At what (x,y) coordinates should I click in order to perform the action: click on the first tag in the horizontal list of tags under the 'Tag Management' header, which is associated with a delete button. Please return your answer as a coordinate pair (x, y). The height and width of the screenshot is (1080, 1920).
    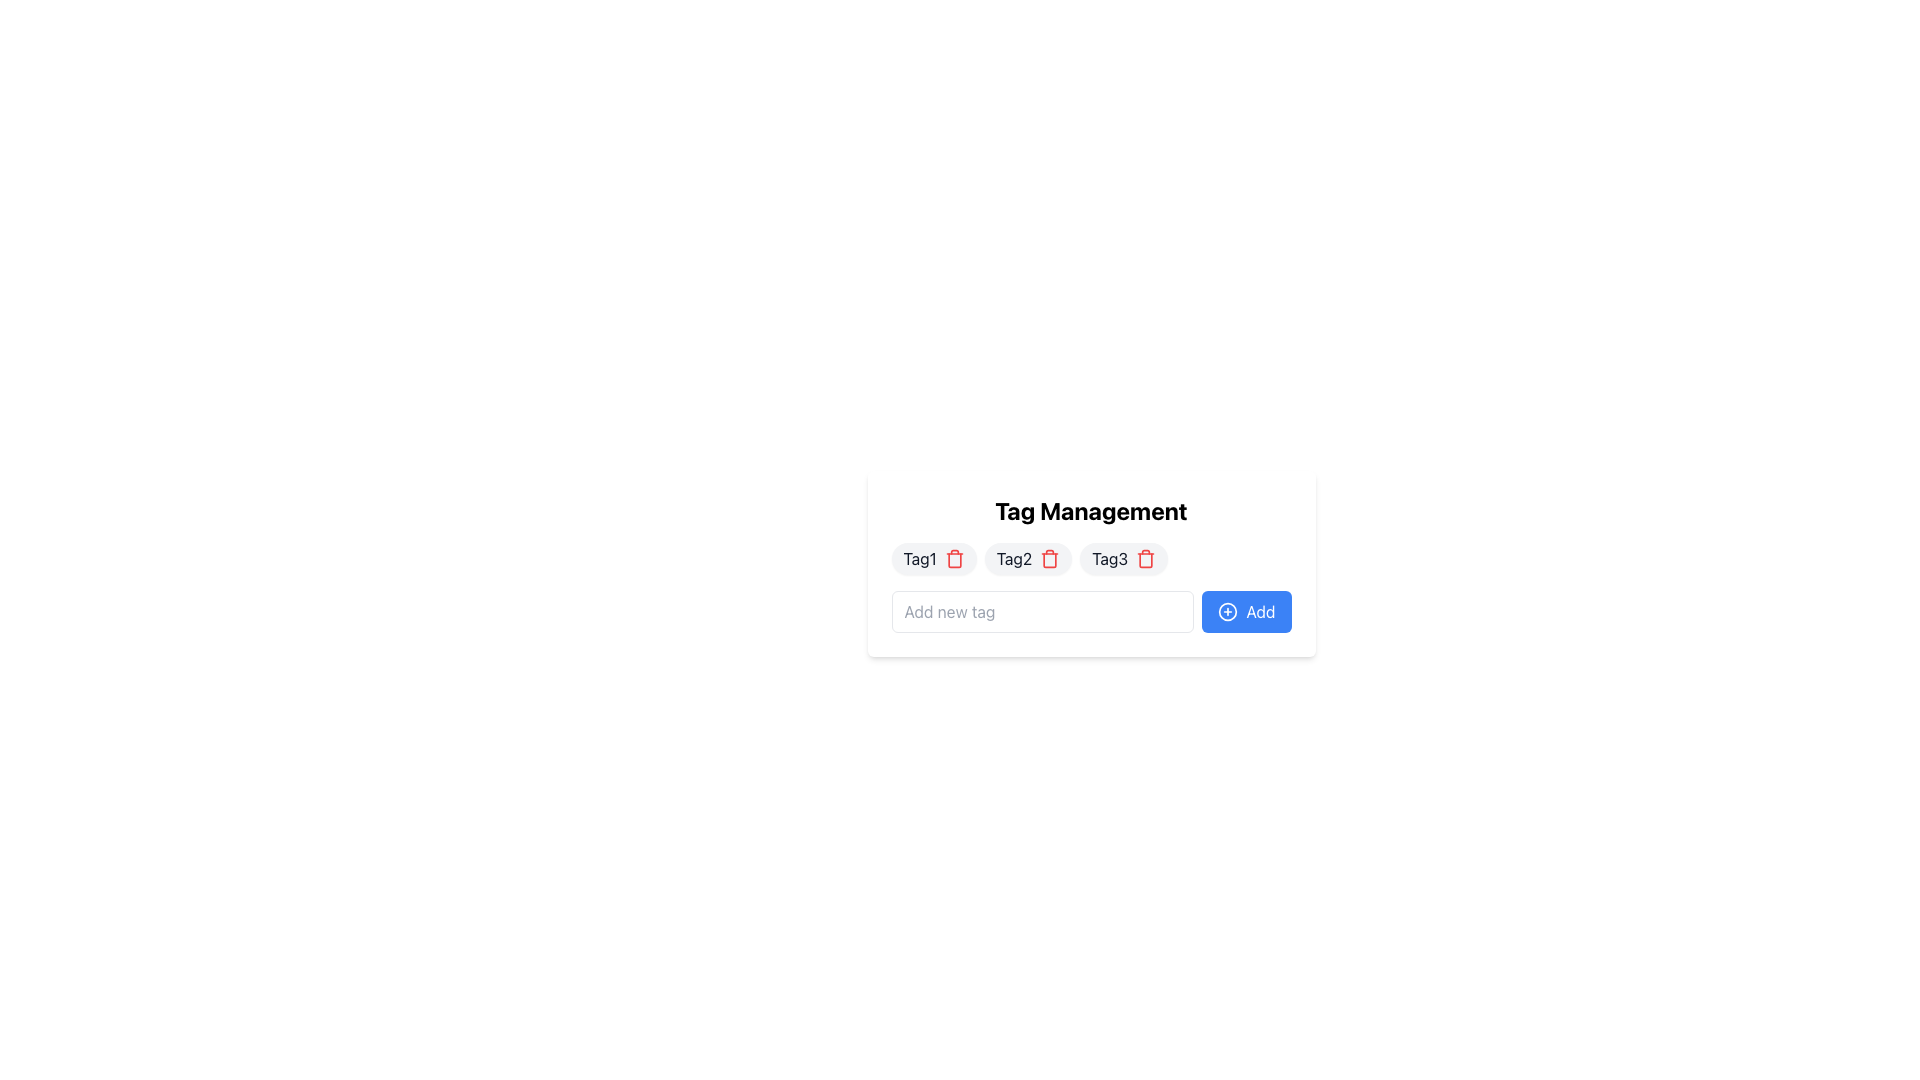
    Looking at the image, I should click on (933, 559).